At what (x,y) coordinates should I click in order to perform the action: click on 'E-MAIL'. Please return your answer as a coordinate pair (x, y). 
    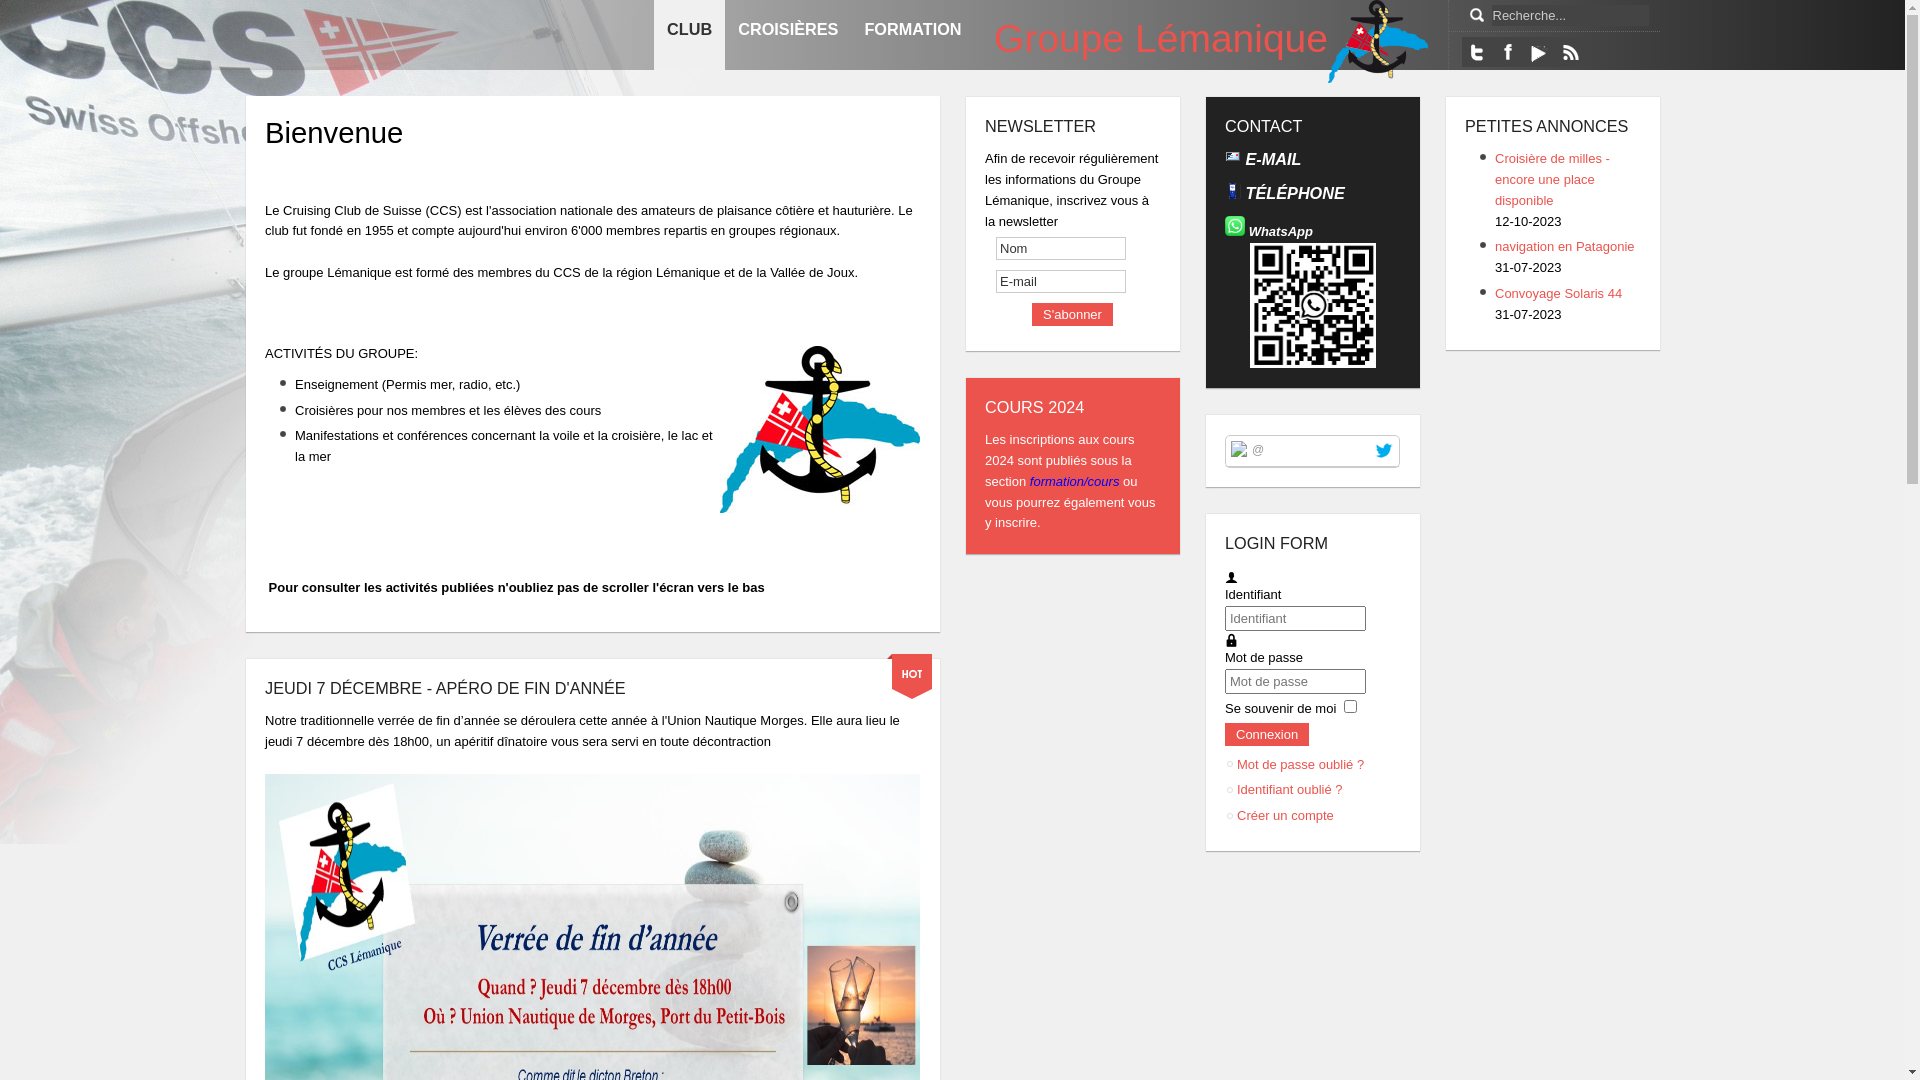
    Looking at the image, I should click on (1270, 157).